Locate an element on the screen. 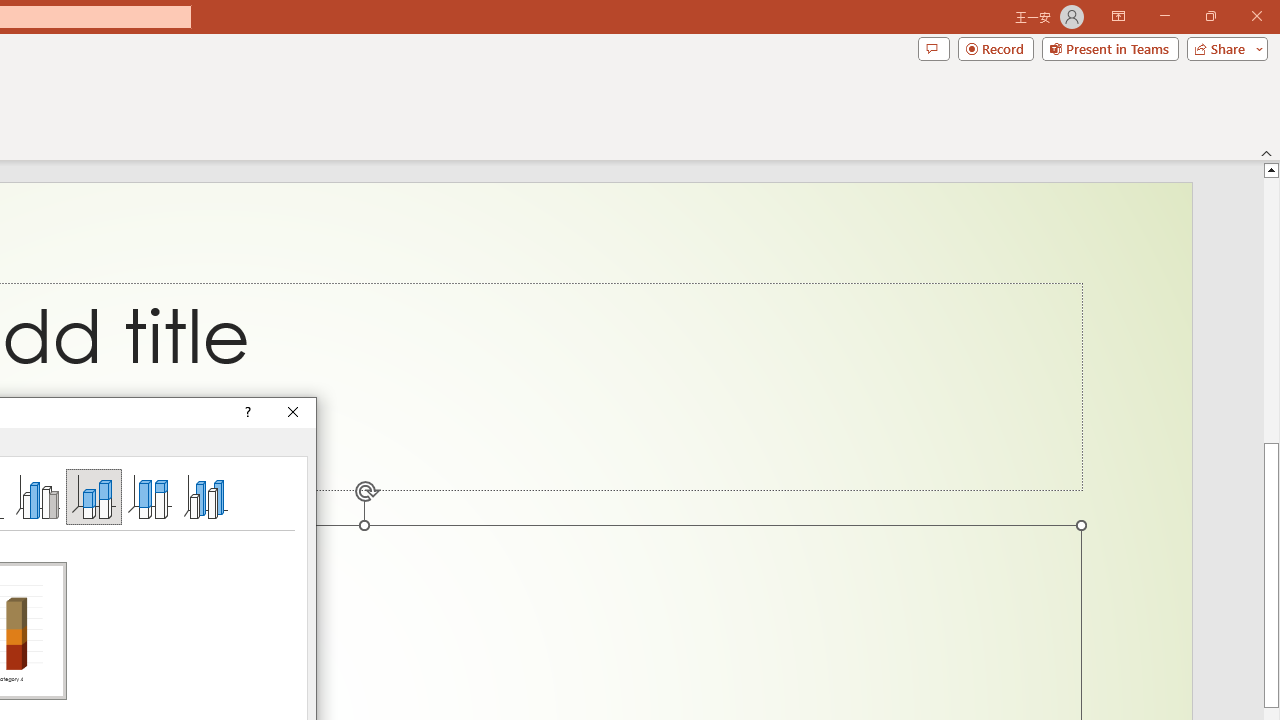 This screenshot has height=720, width=1280. '3-D Column' is located at coordinates (206, 495).